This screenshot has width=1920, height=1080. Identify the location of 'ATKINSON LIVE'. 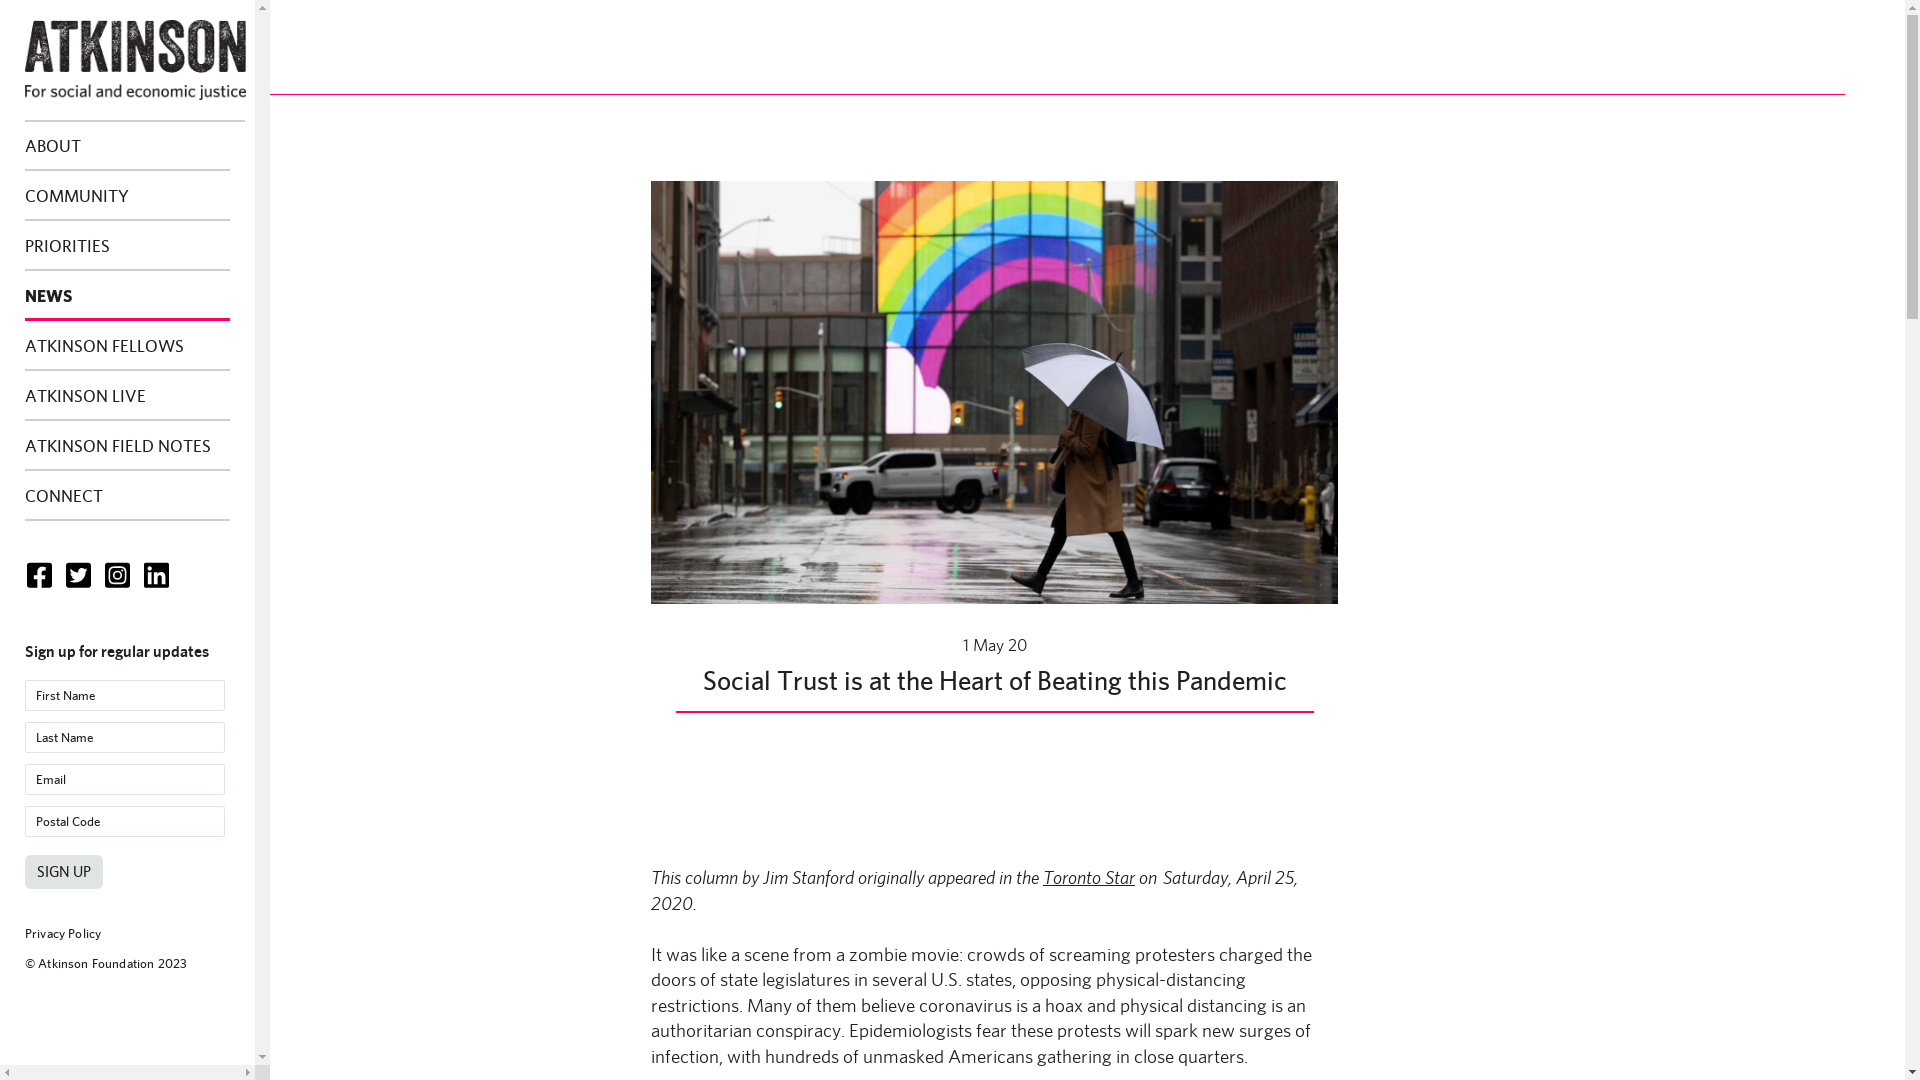
(126, 396).